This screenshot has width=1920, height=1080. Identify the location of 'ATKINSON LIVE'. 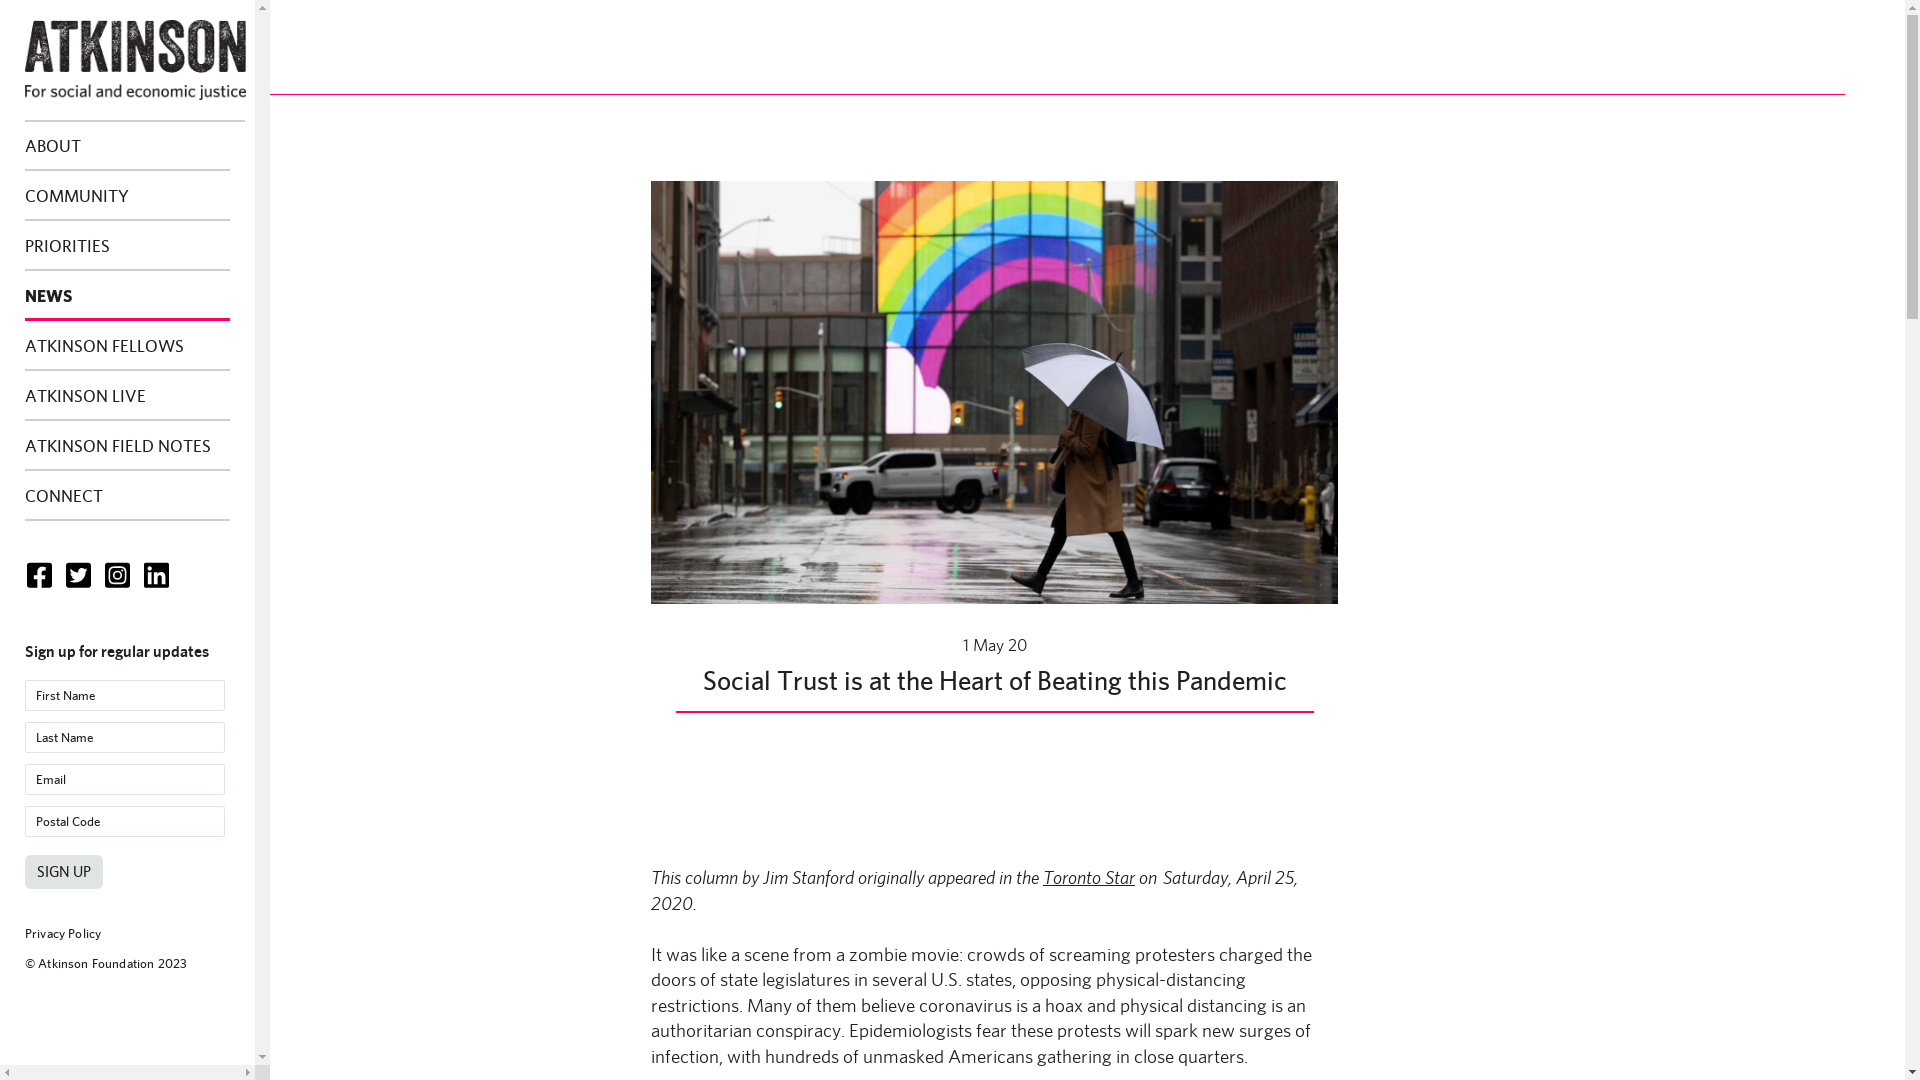
(126, 396).